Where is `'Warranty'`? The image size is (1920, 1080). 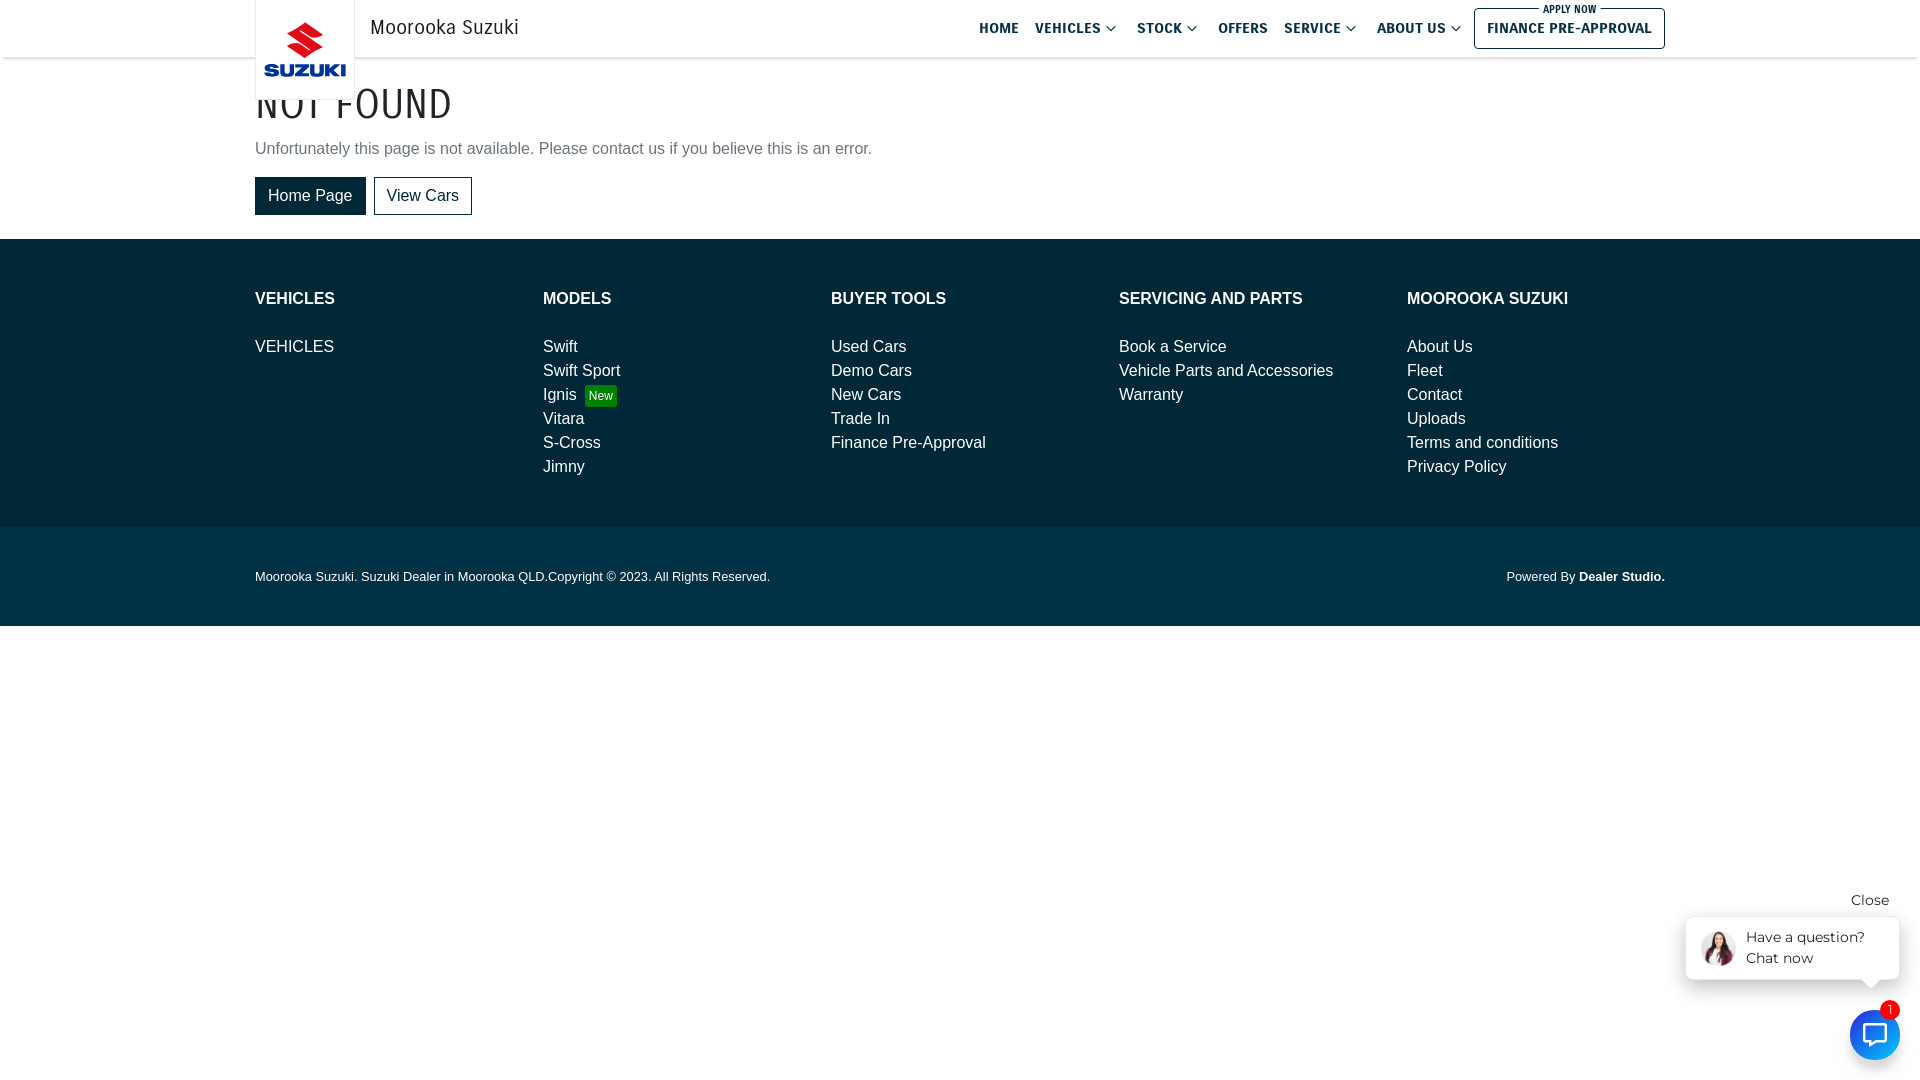
'Warranty' is located at coordinates (1151, 394).